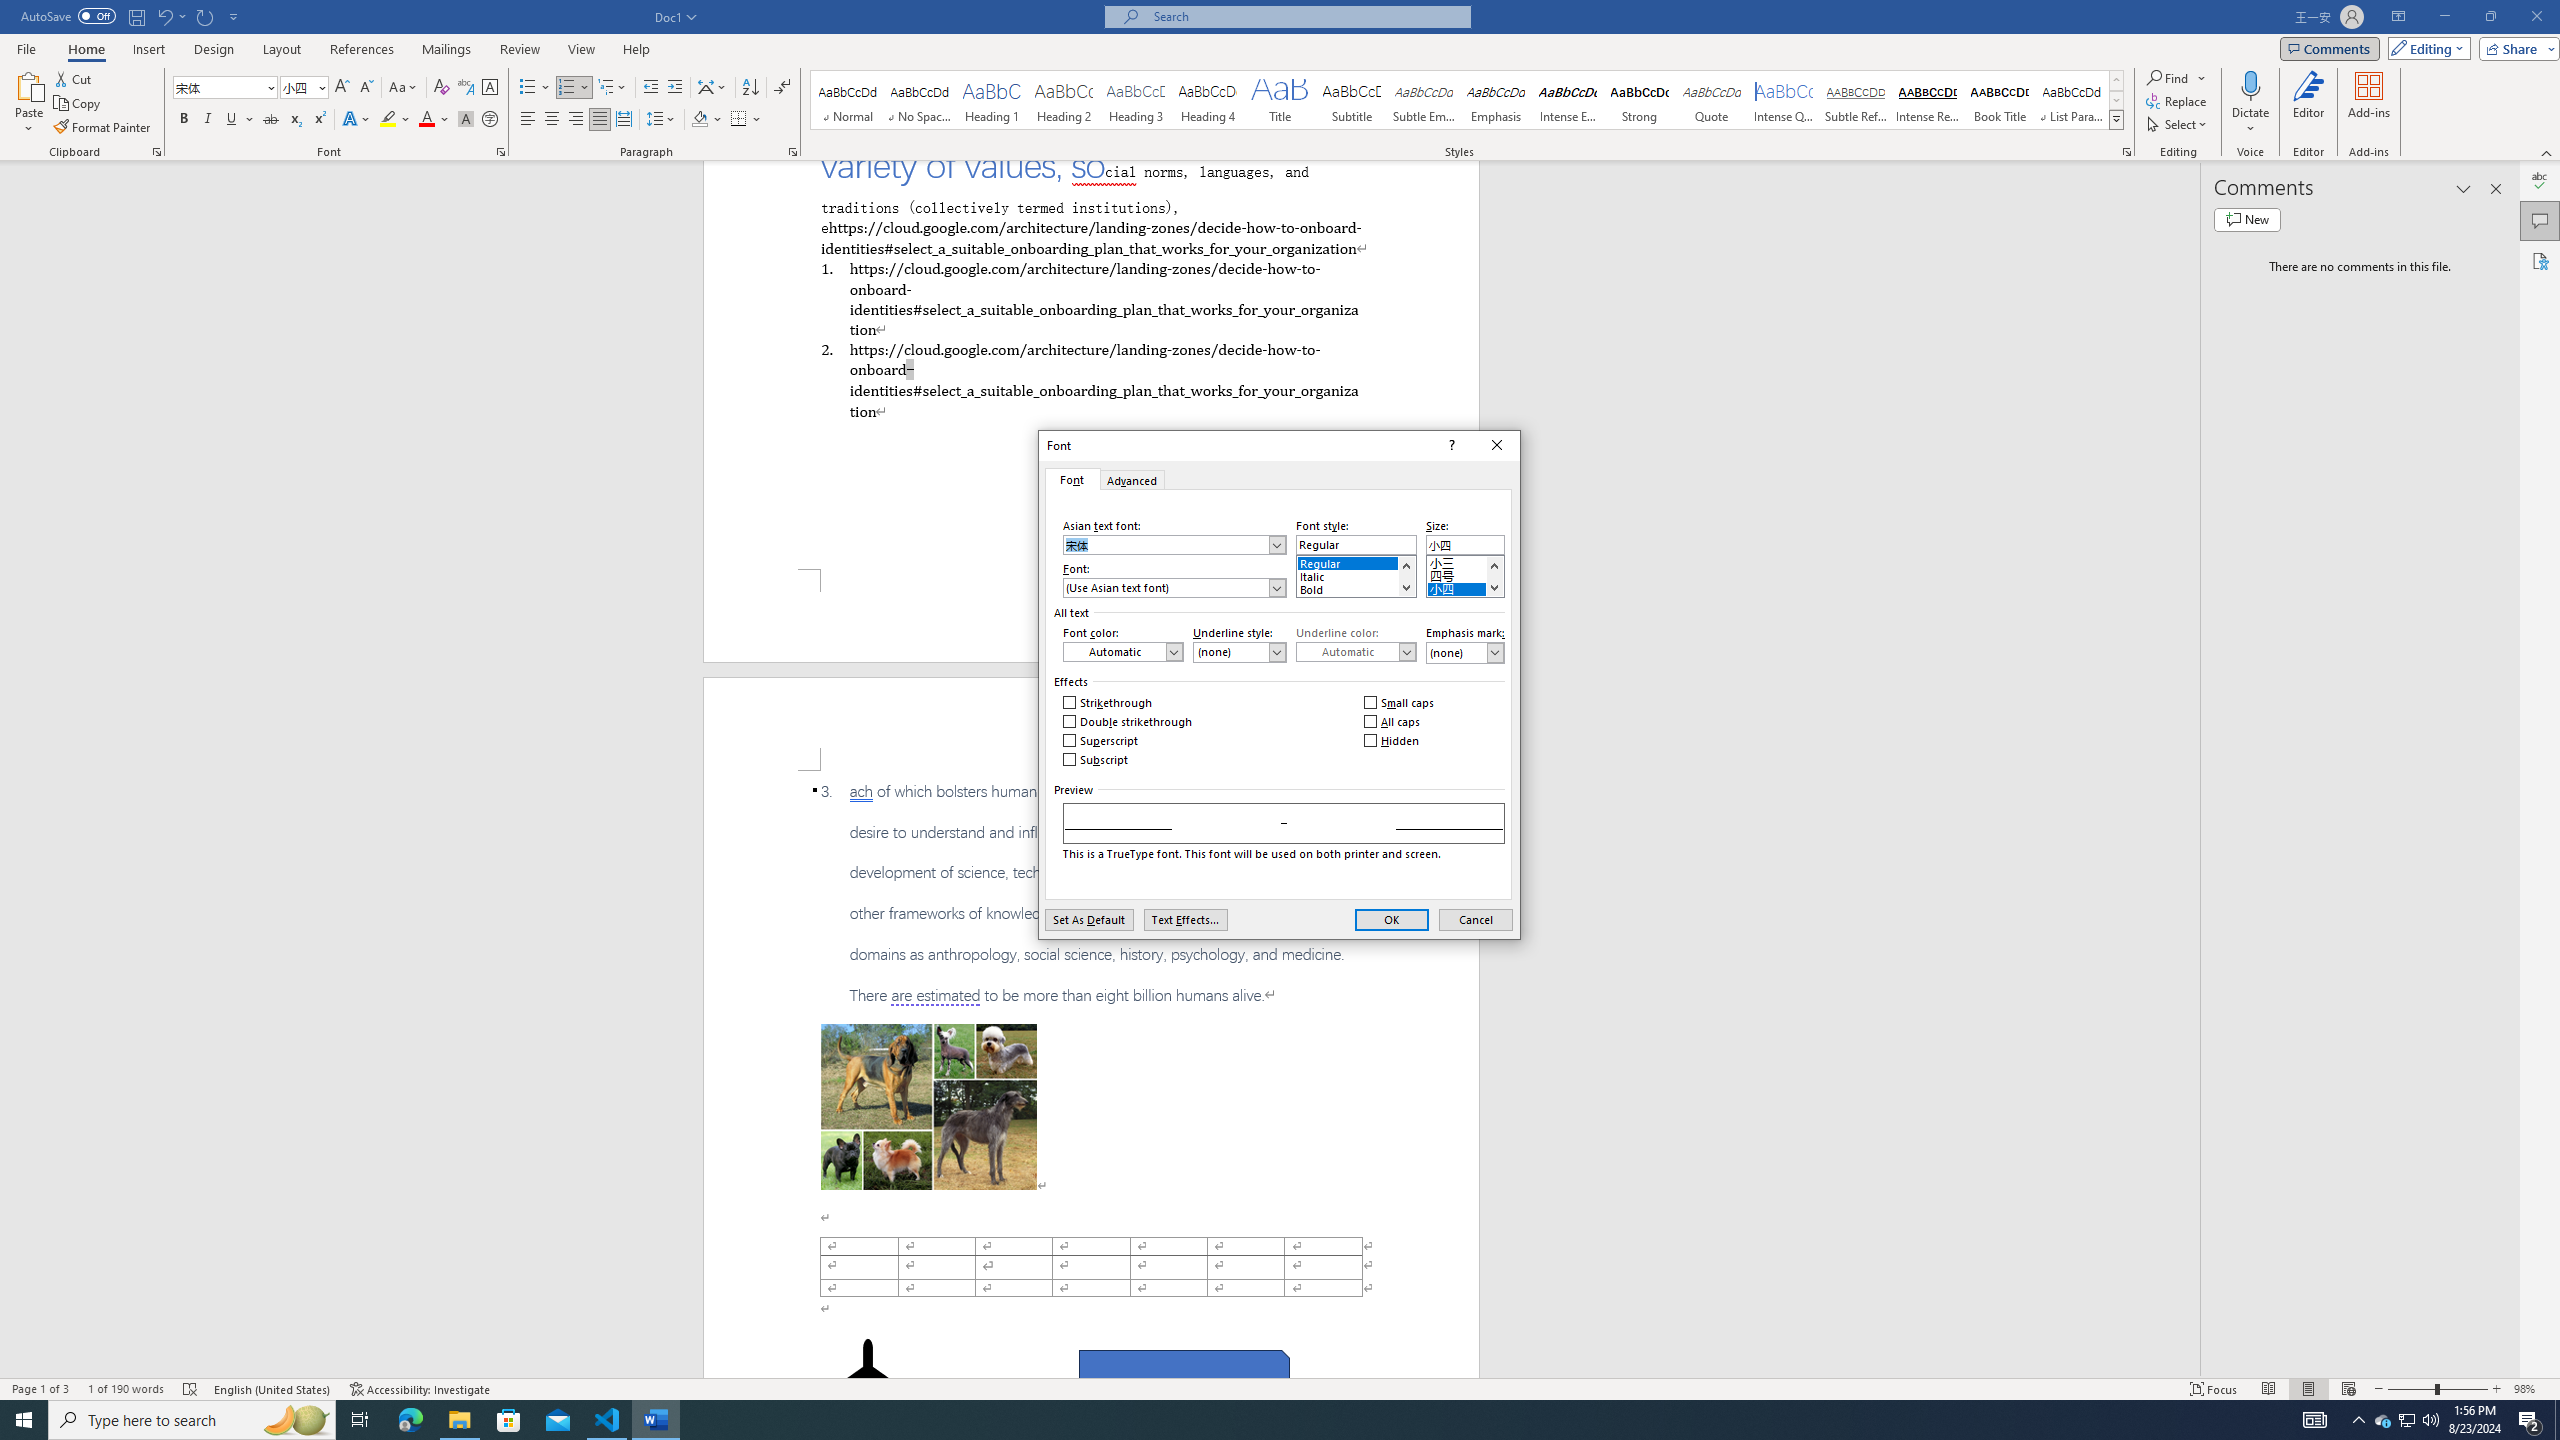  I want to click on 'Strikethrough', so click(1108, 702).